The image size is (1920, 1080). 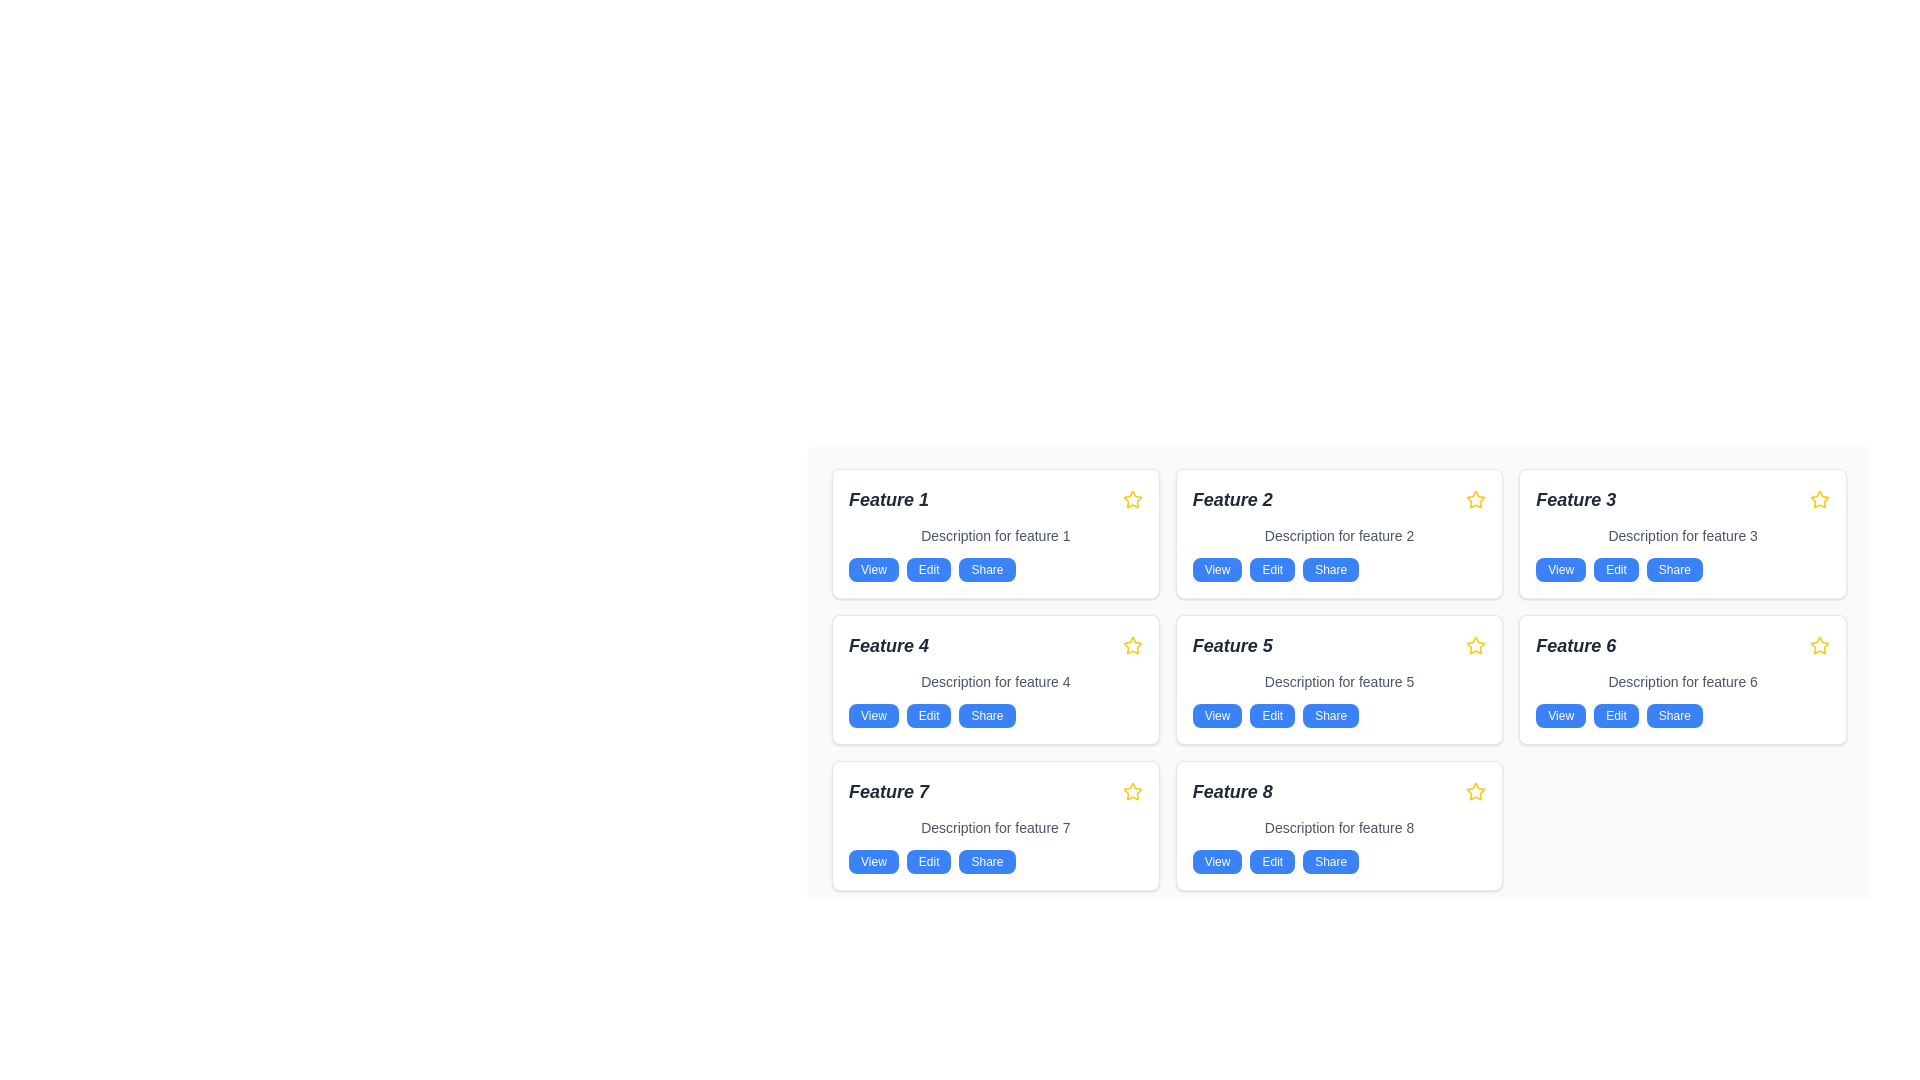 What do you see at coordinates (1819, 645) in the screenshot?
I see `the Star icon located in the top right corner of the card labeled 'Feature 6'` at bounding box center [1819, 645].